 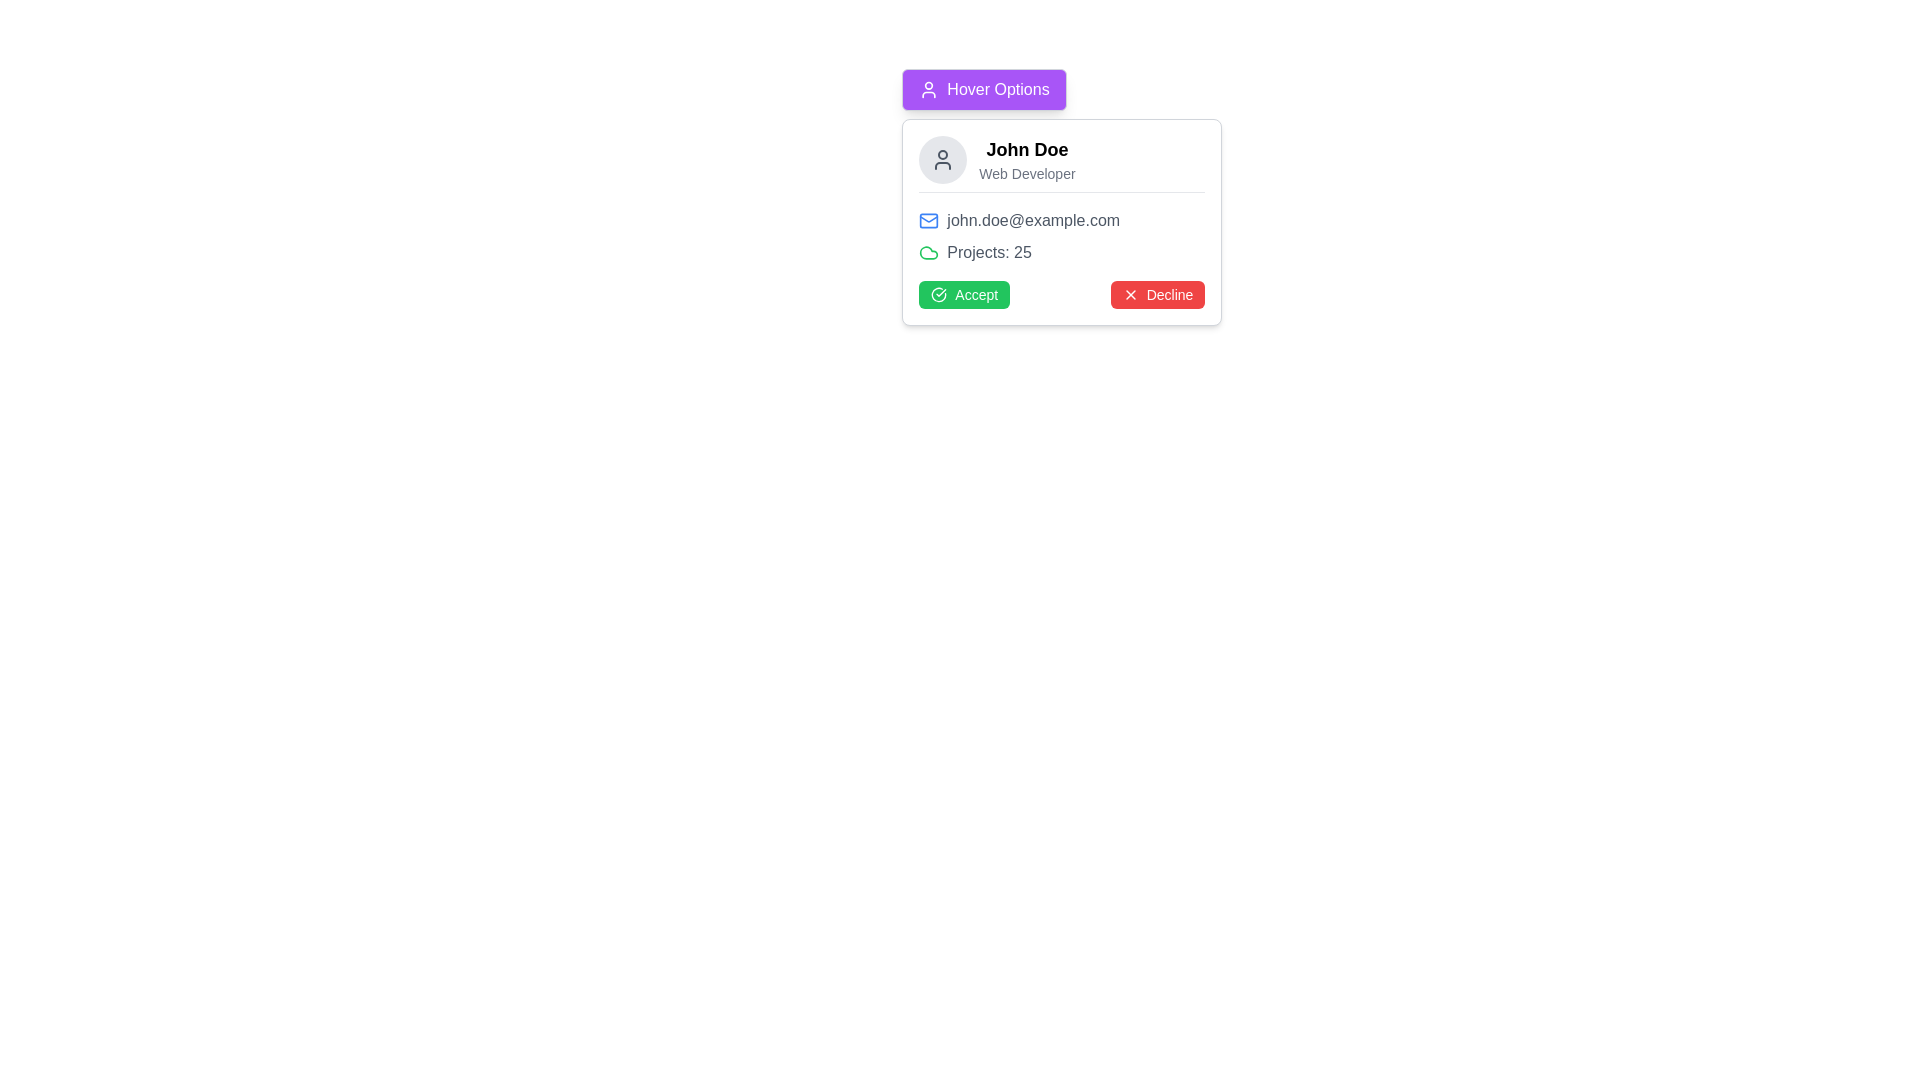 I want to click on the small white 'x' icon located within the red 'Decline' button, which is positioned towards the right bottom region of the card component, so click(x=1130, y=294).